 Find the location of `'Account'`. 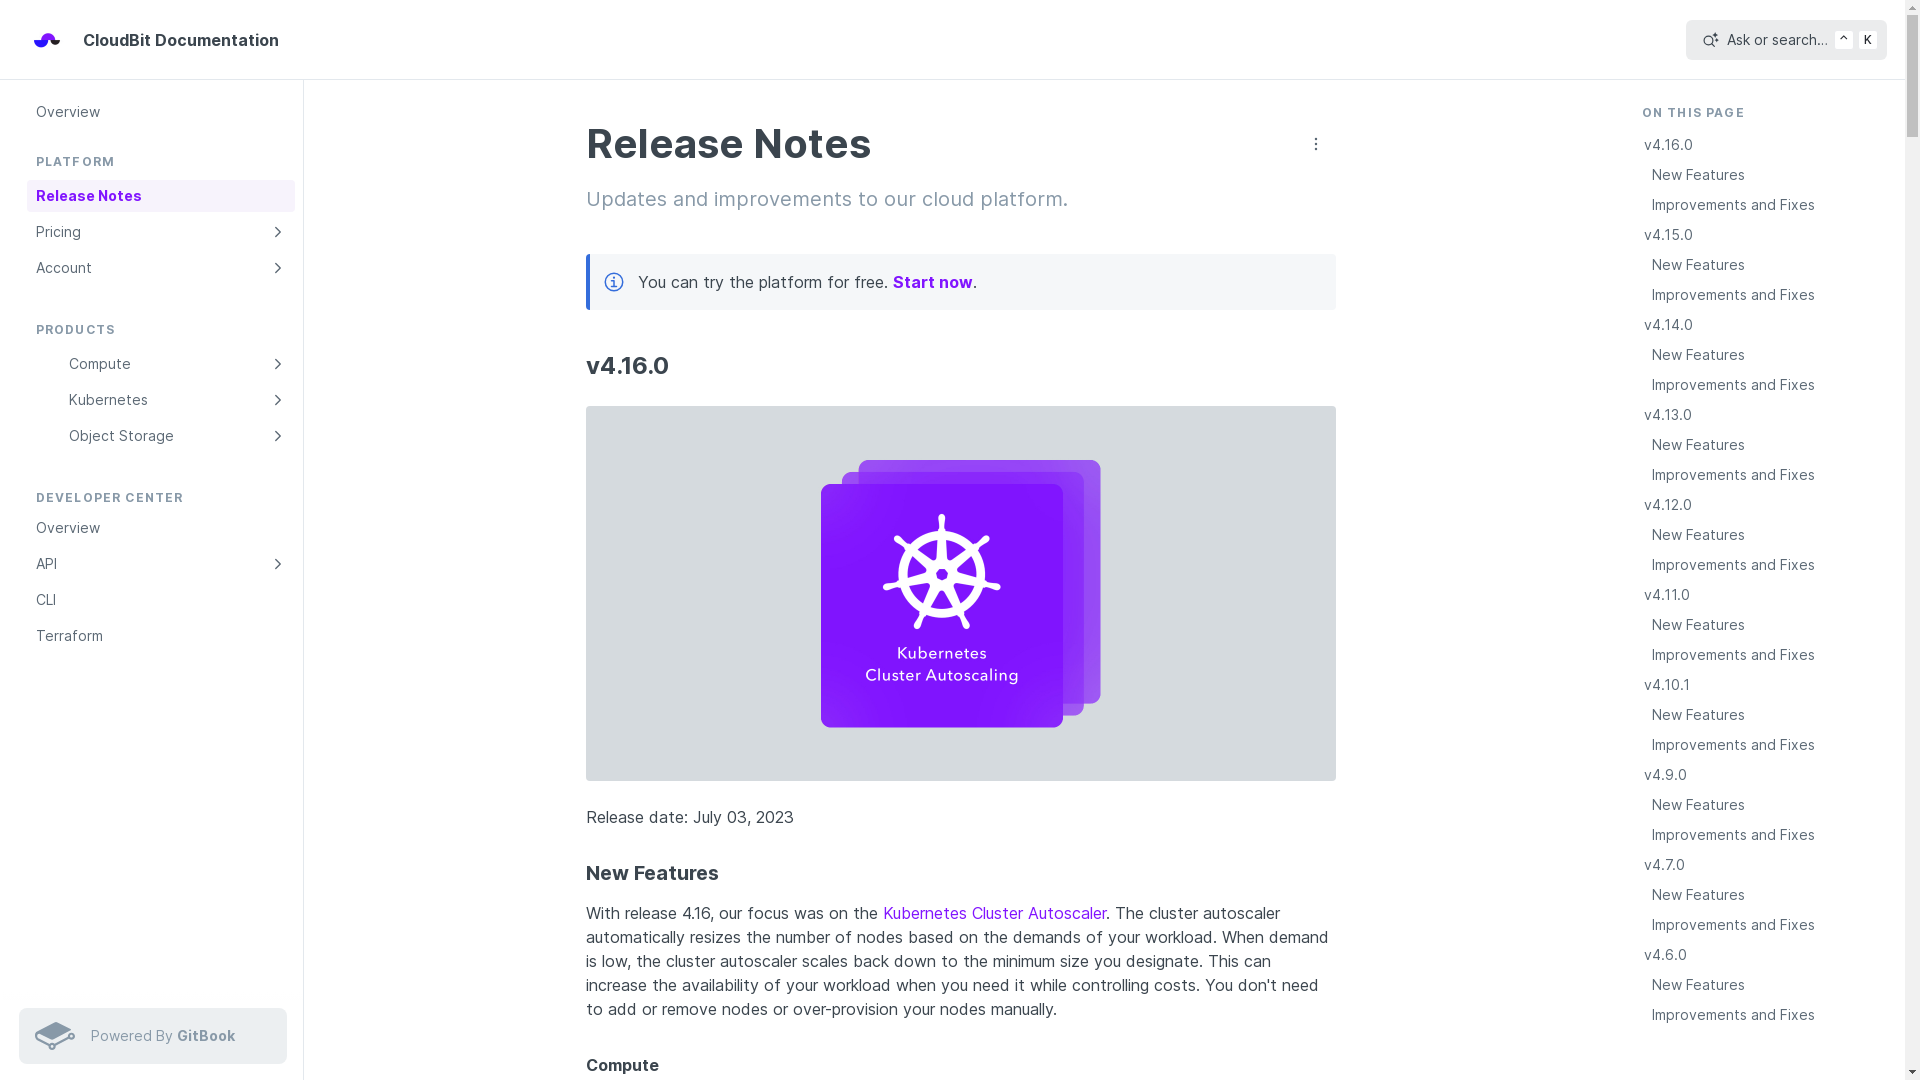

'Account' is located at coordinates (158, 266).